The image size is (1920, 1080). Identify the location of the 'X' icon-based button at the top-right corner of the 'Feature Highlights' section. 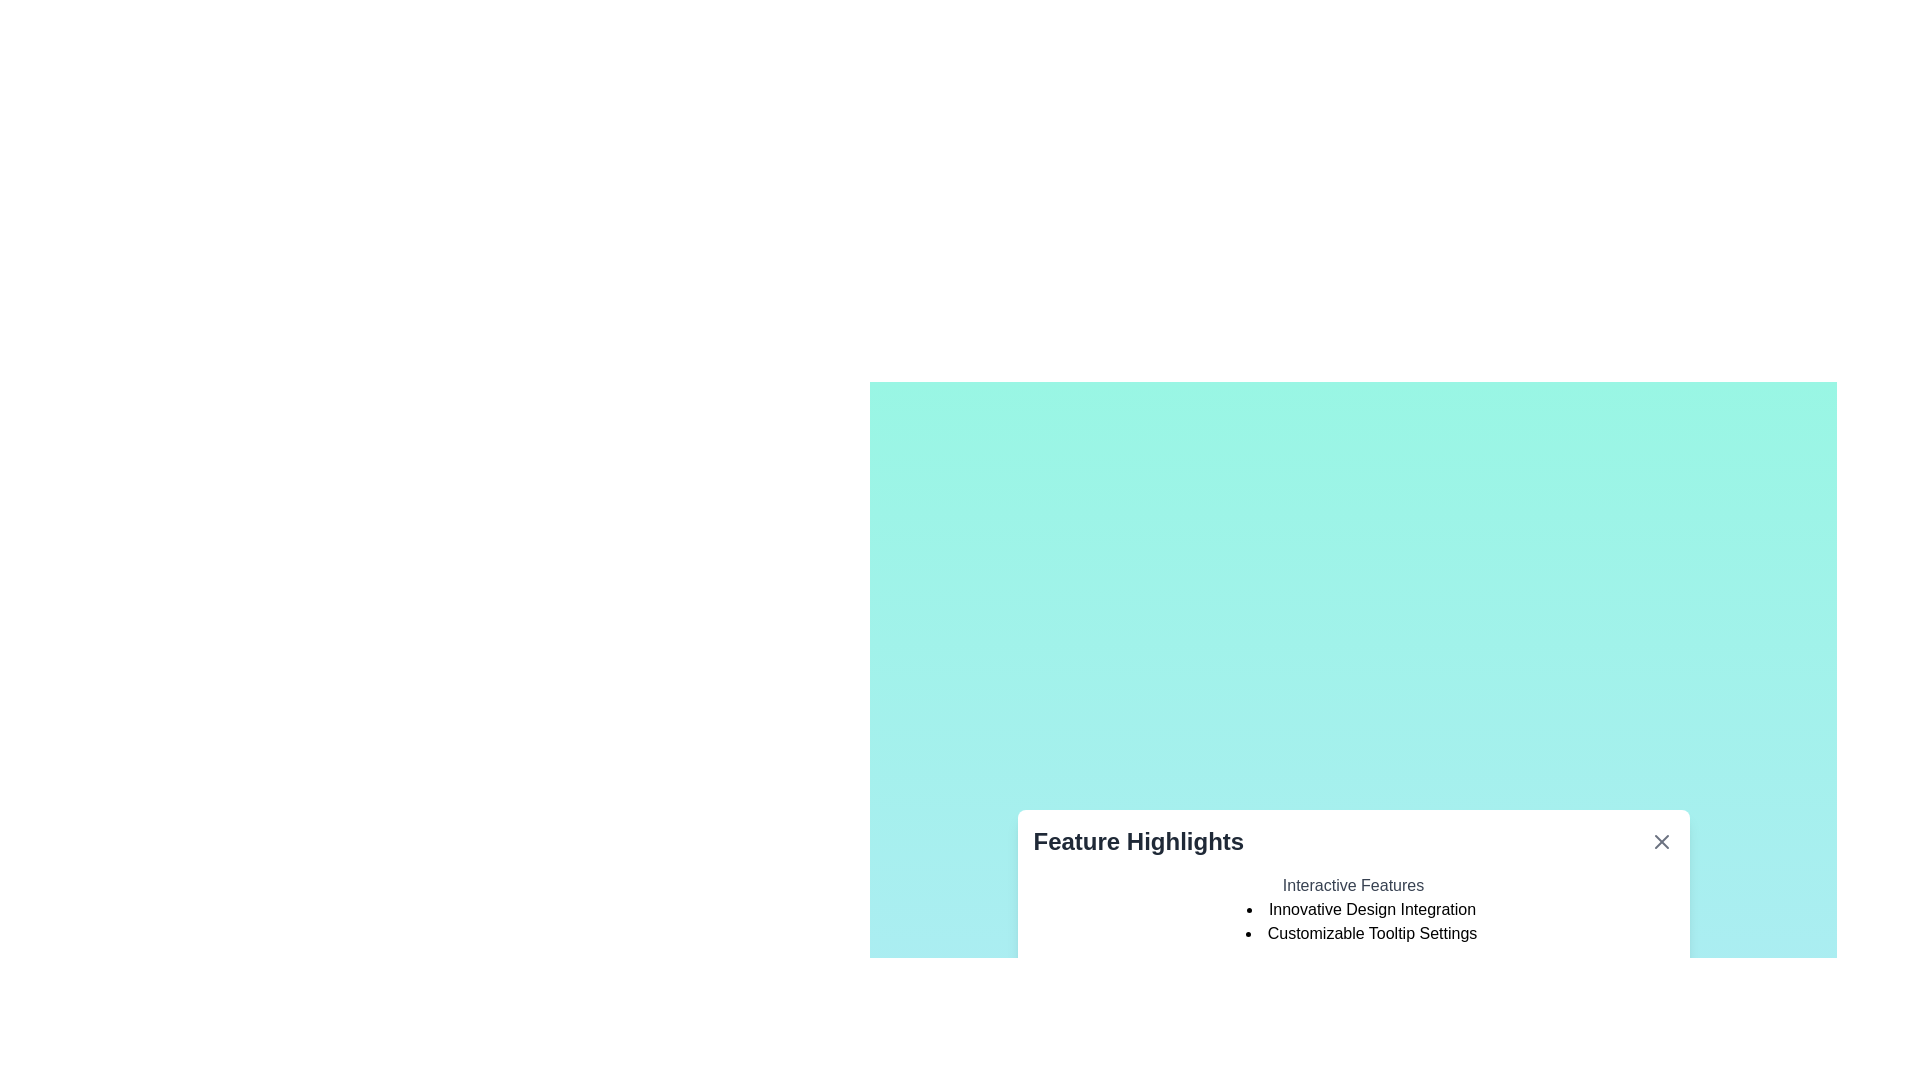
(1661, 841).